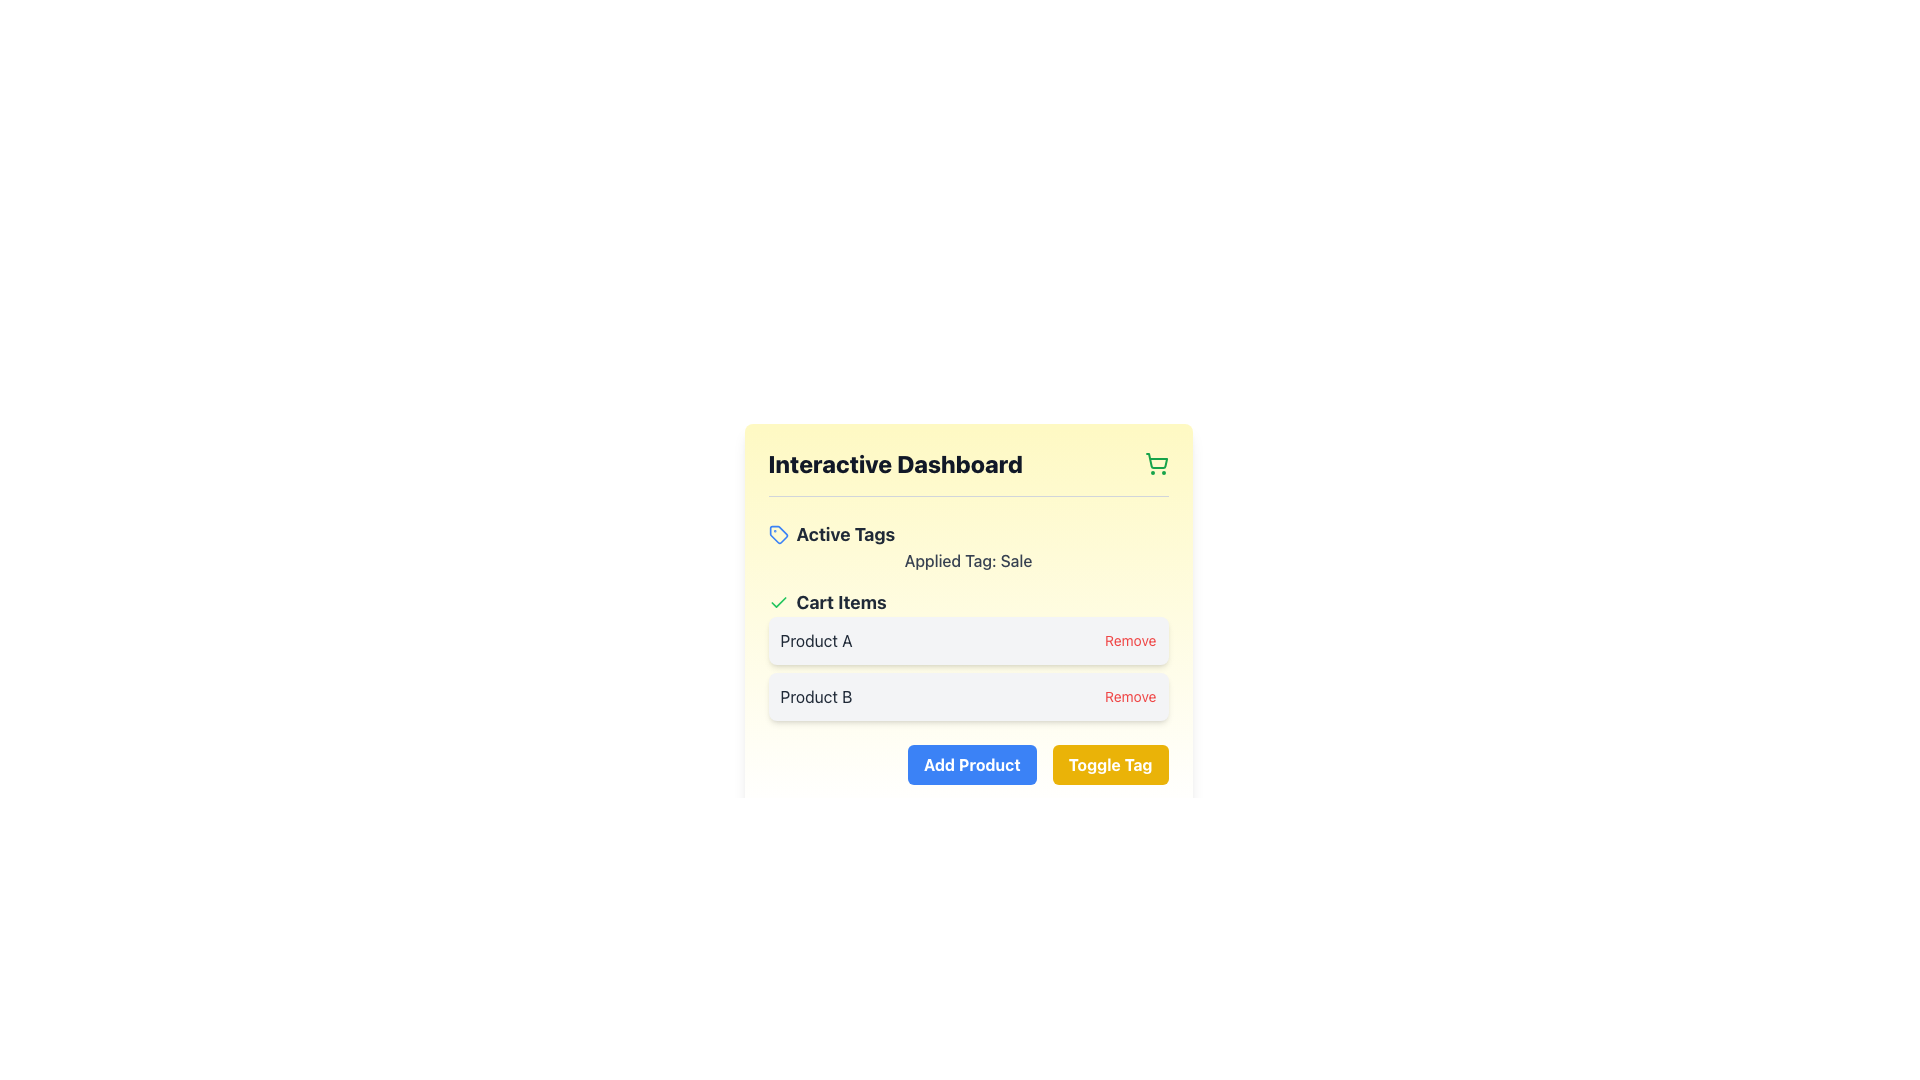 The width and height of the screenshot is (1920, 1080). Describe the element at coordinates (968, 472) in the screenshot. I see `the 'Interactive Dashboard' header text with the green shopping cart icon by moving the cursor to its center point` at that location.